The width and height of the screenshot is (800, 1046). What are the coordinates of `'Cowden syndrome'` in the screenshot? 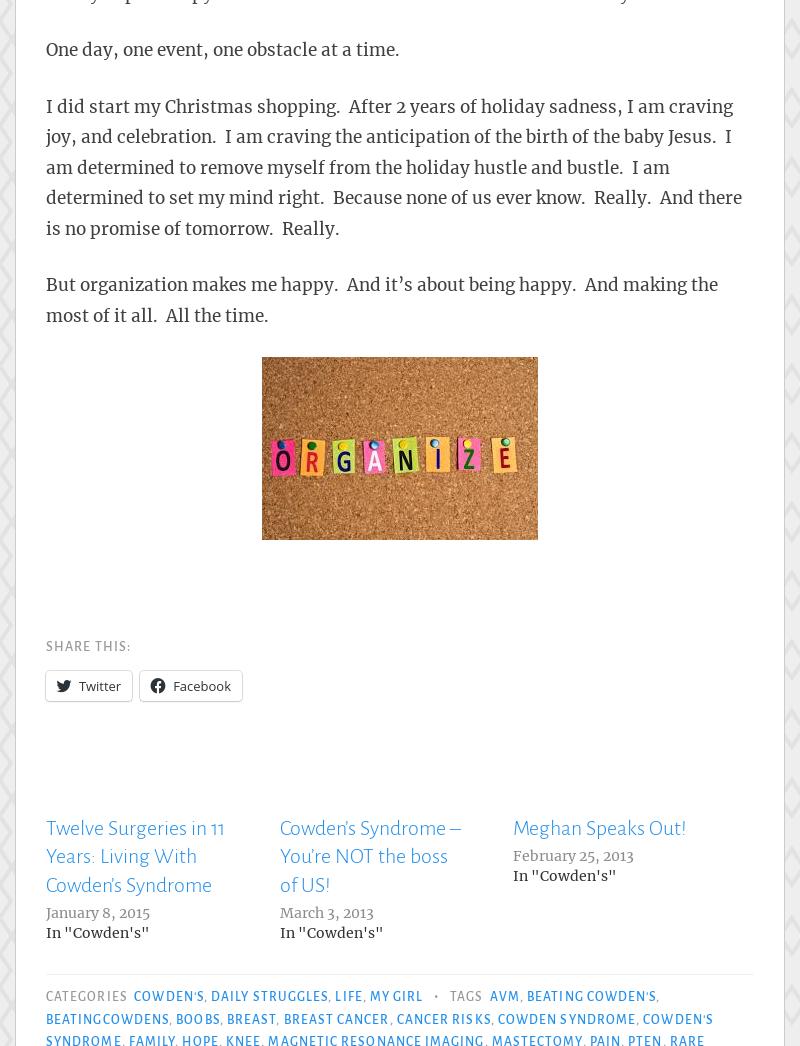 It's located at (566, 1019).